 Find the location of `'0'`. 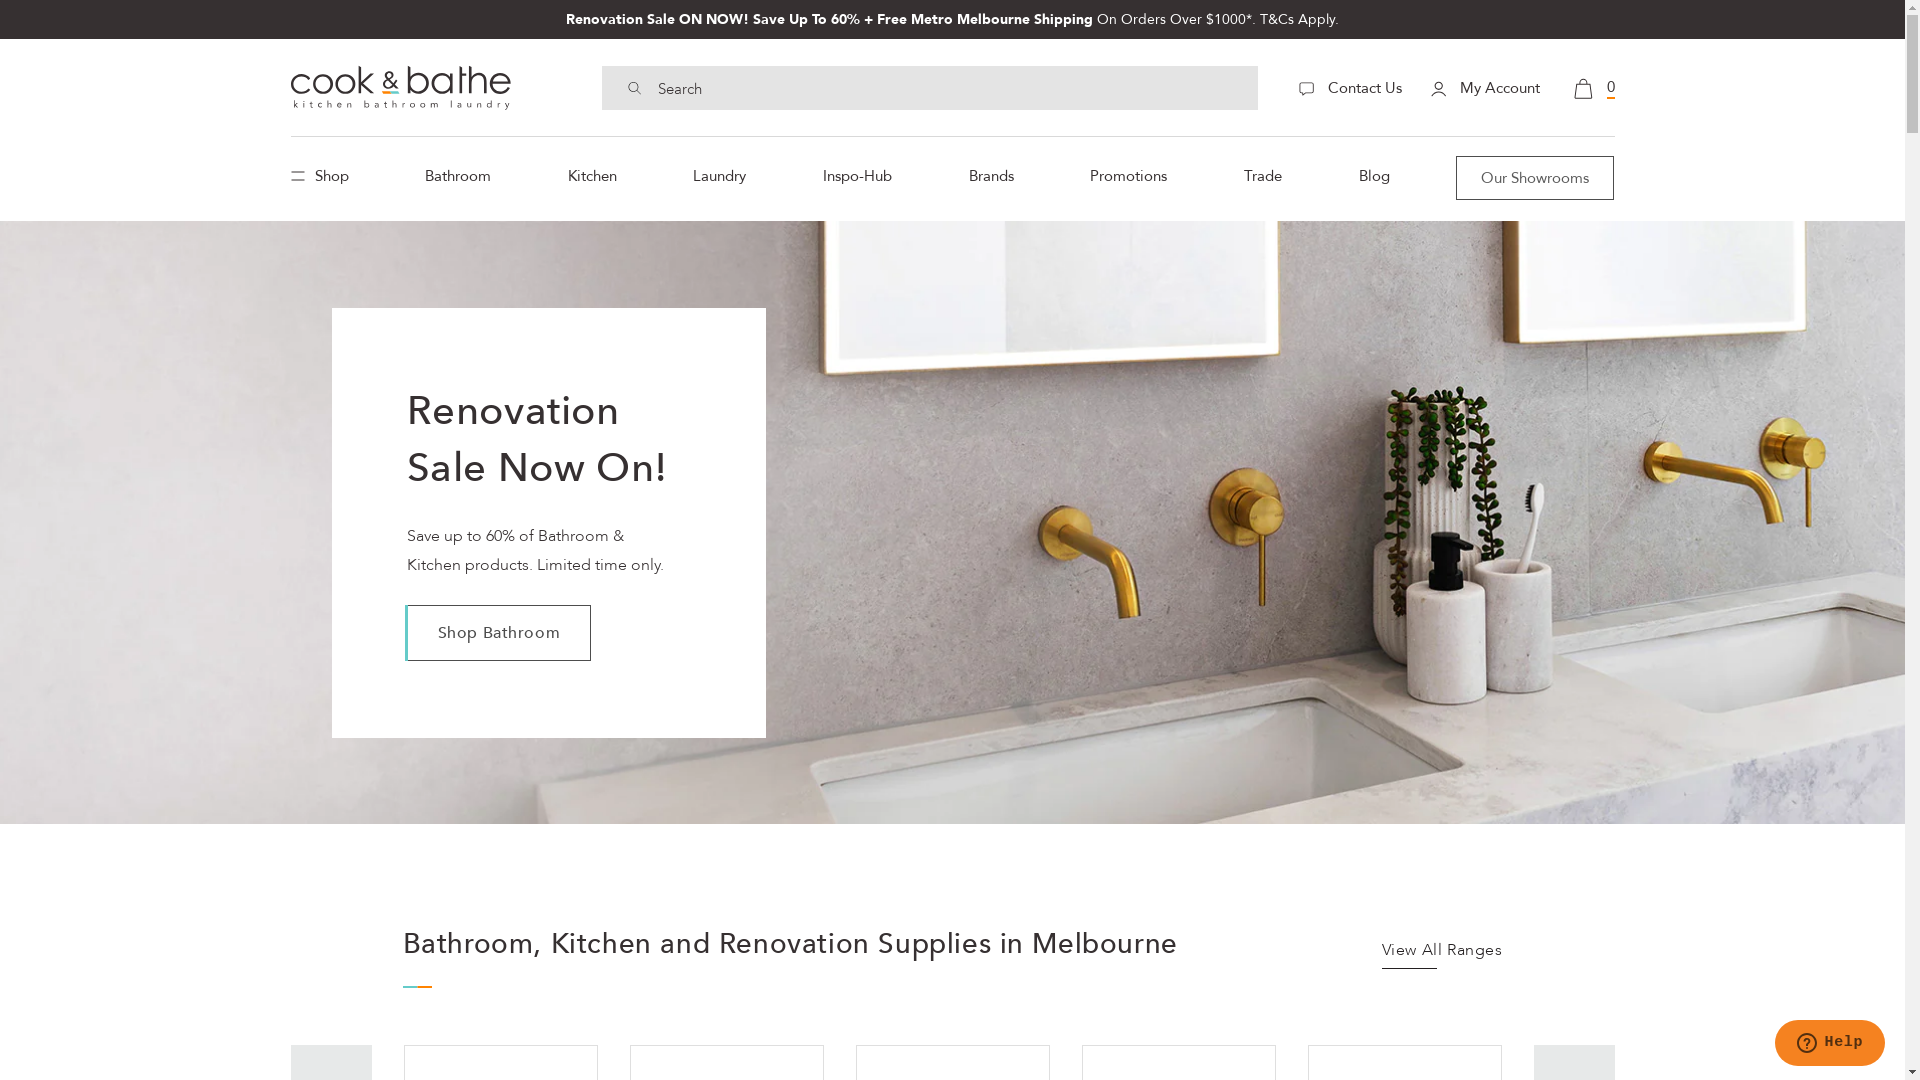

'0' is located at coordinates (1592, 86).